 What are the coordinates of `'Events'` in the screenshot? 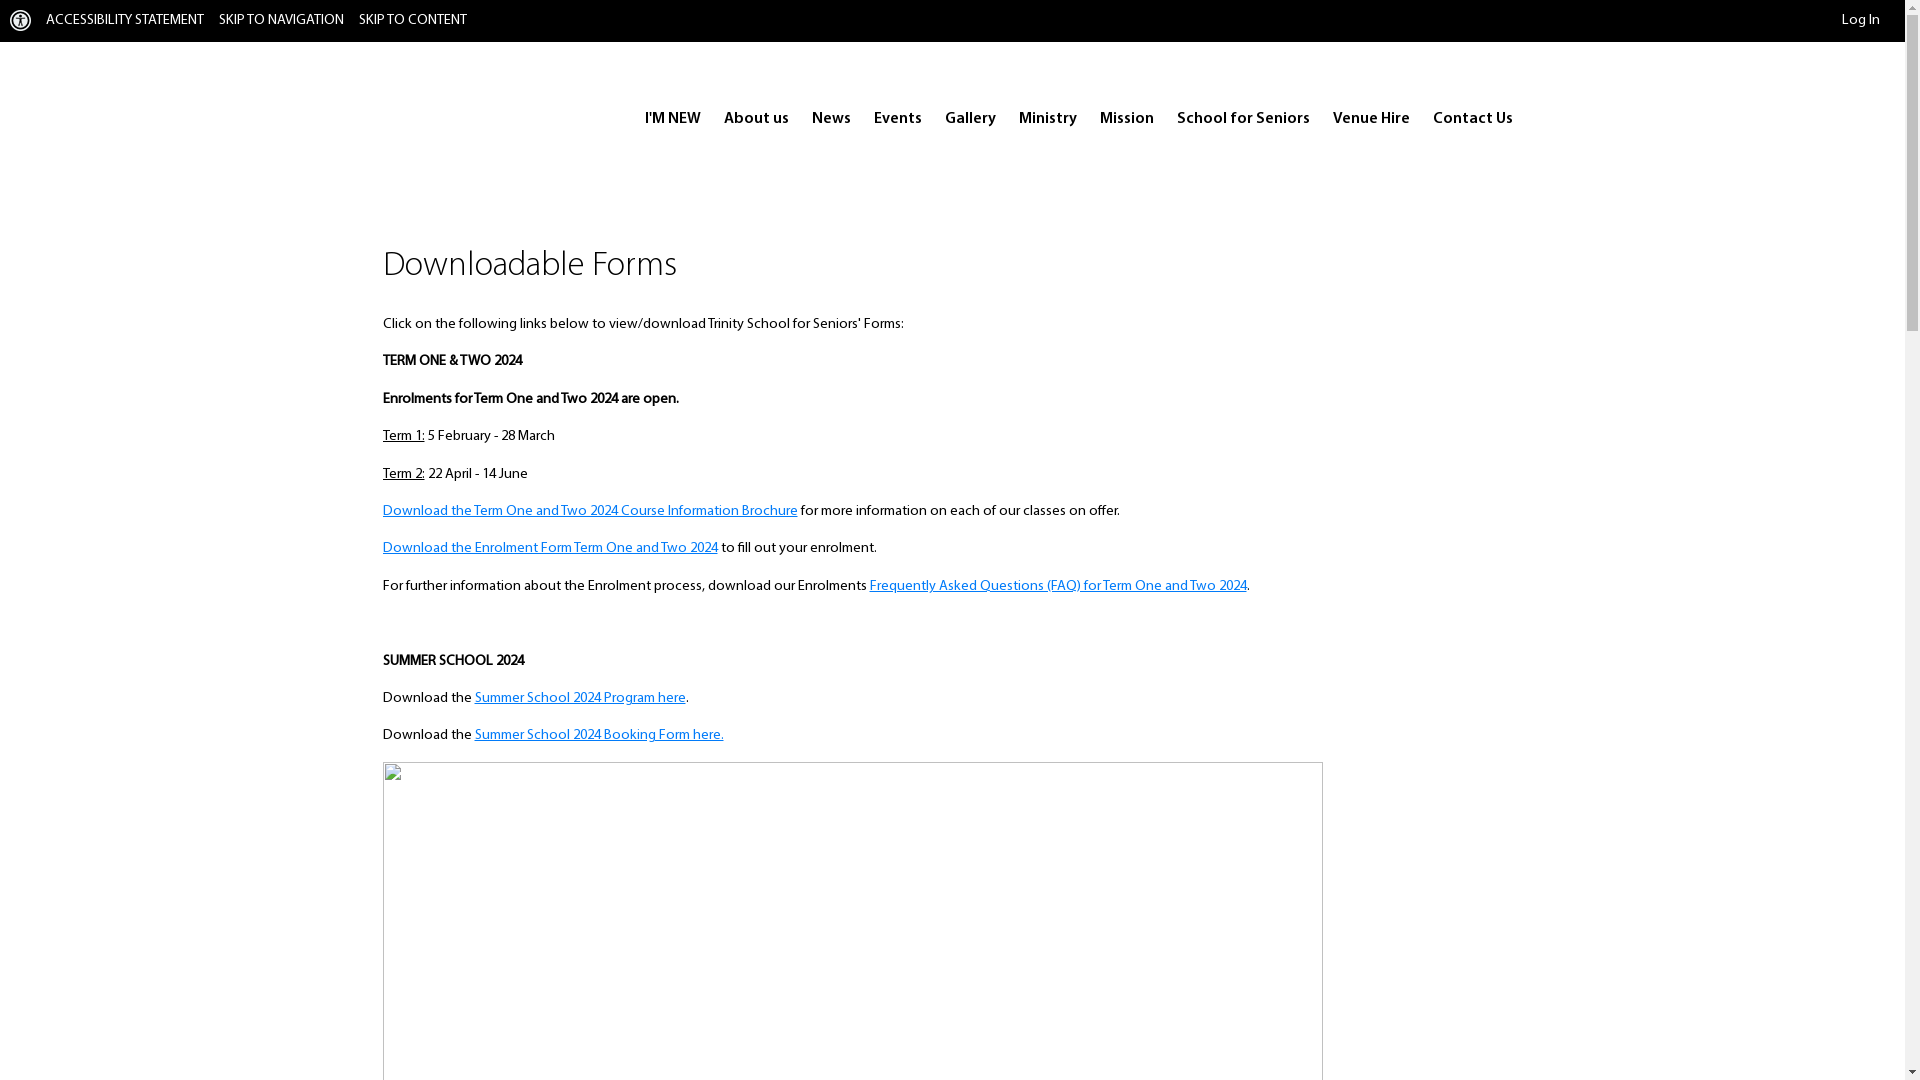 It's located at (896, 119).